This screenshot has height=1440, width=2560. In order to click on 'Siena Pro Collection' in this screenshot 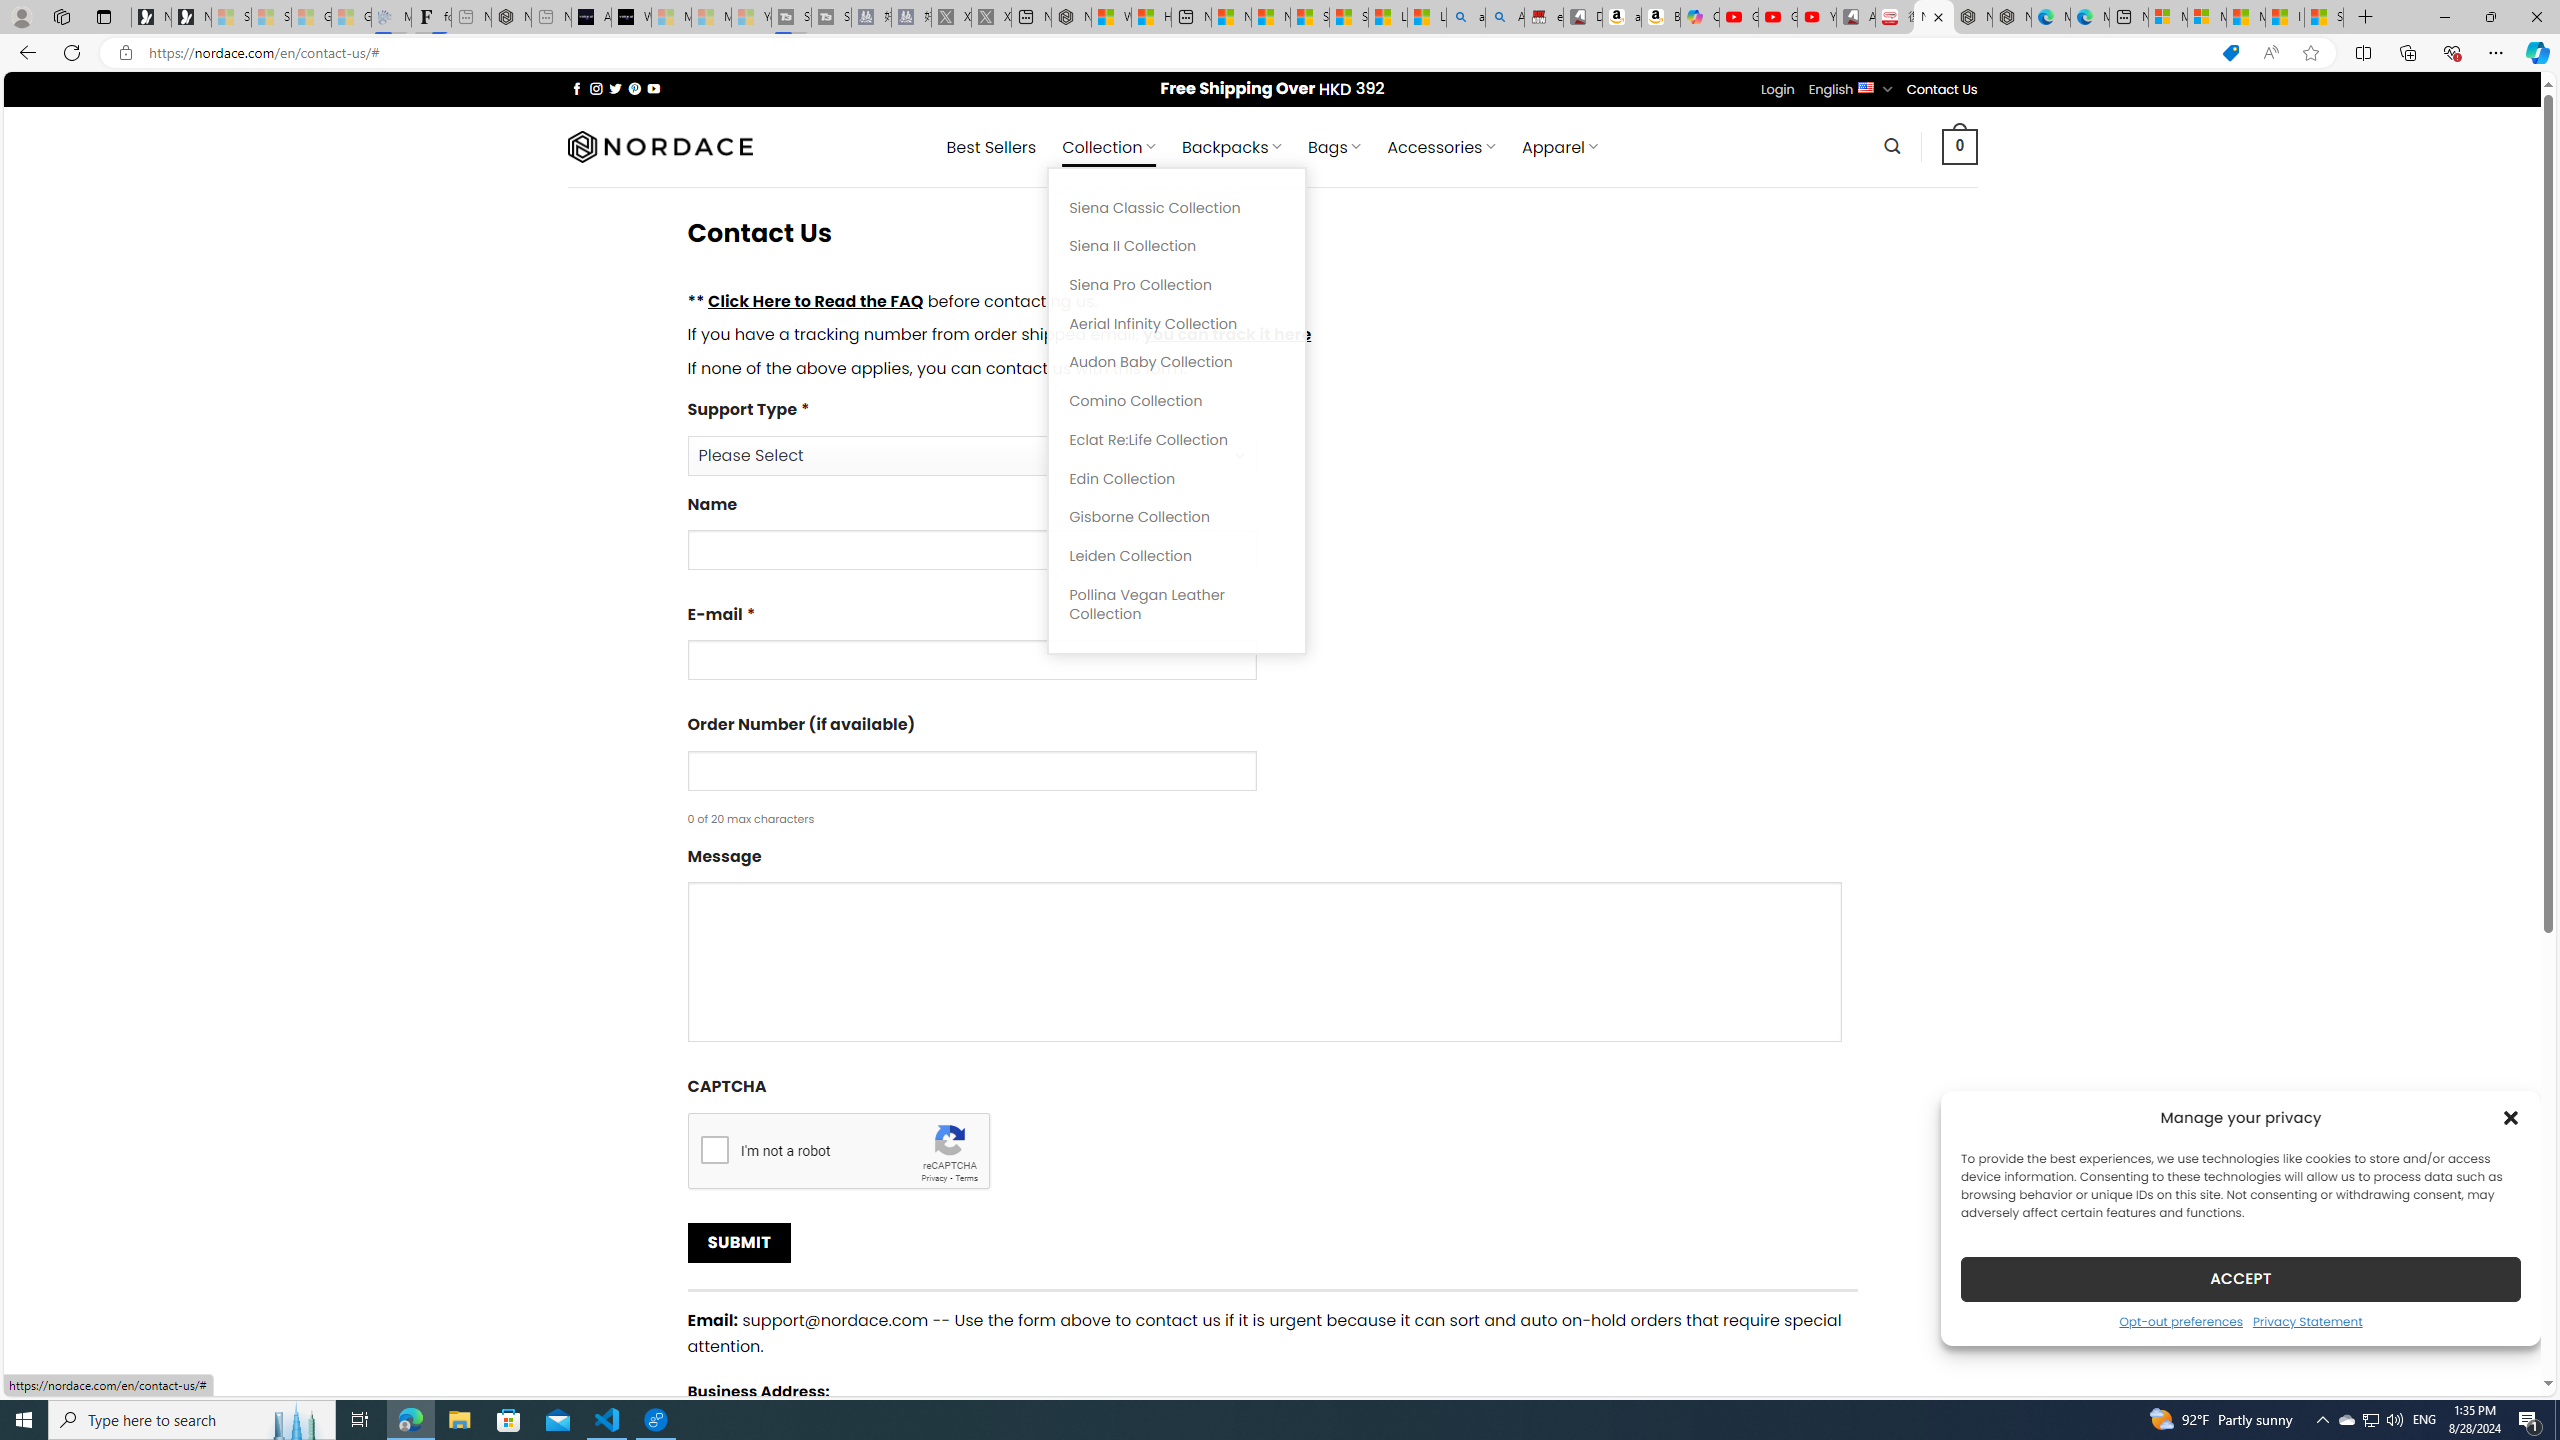, I will do `click(1177, 284)`.